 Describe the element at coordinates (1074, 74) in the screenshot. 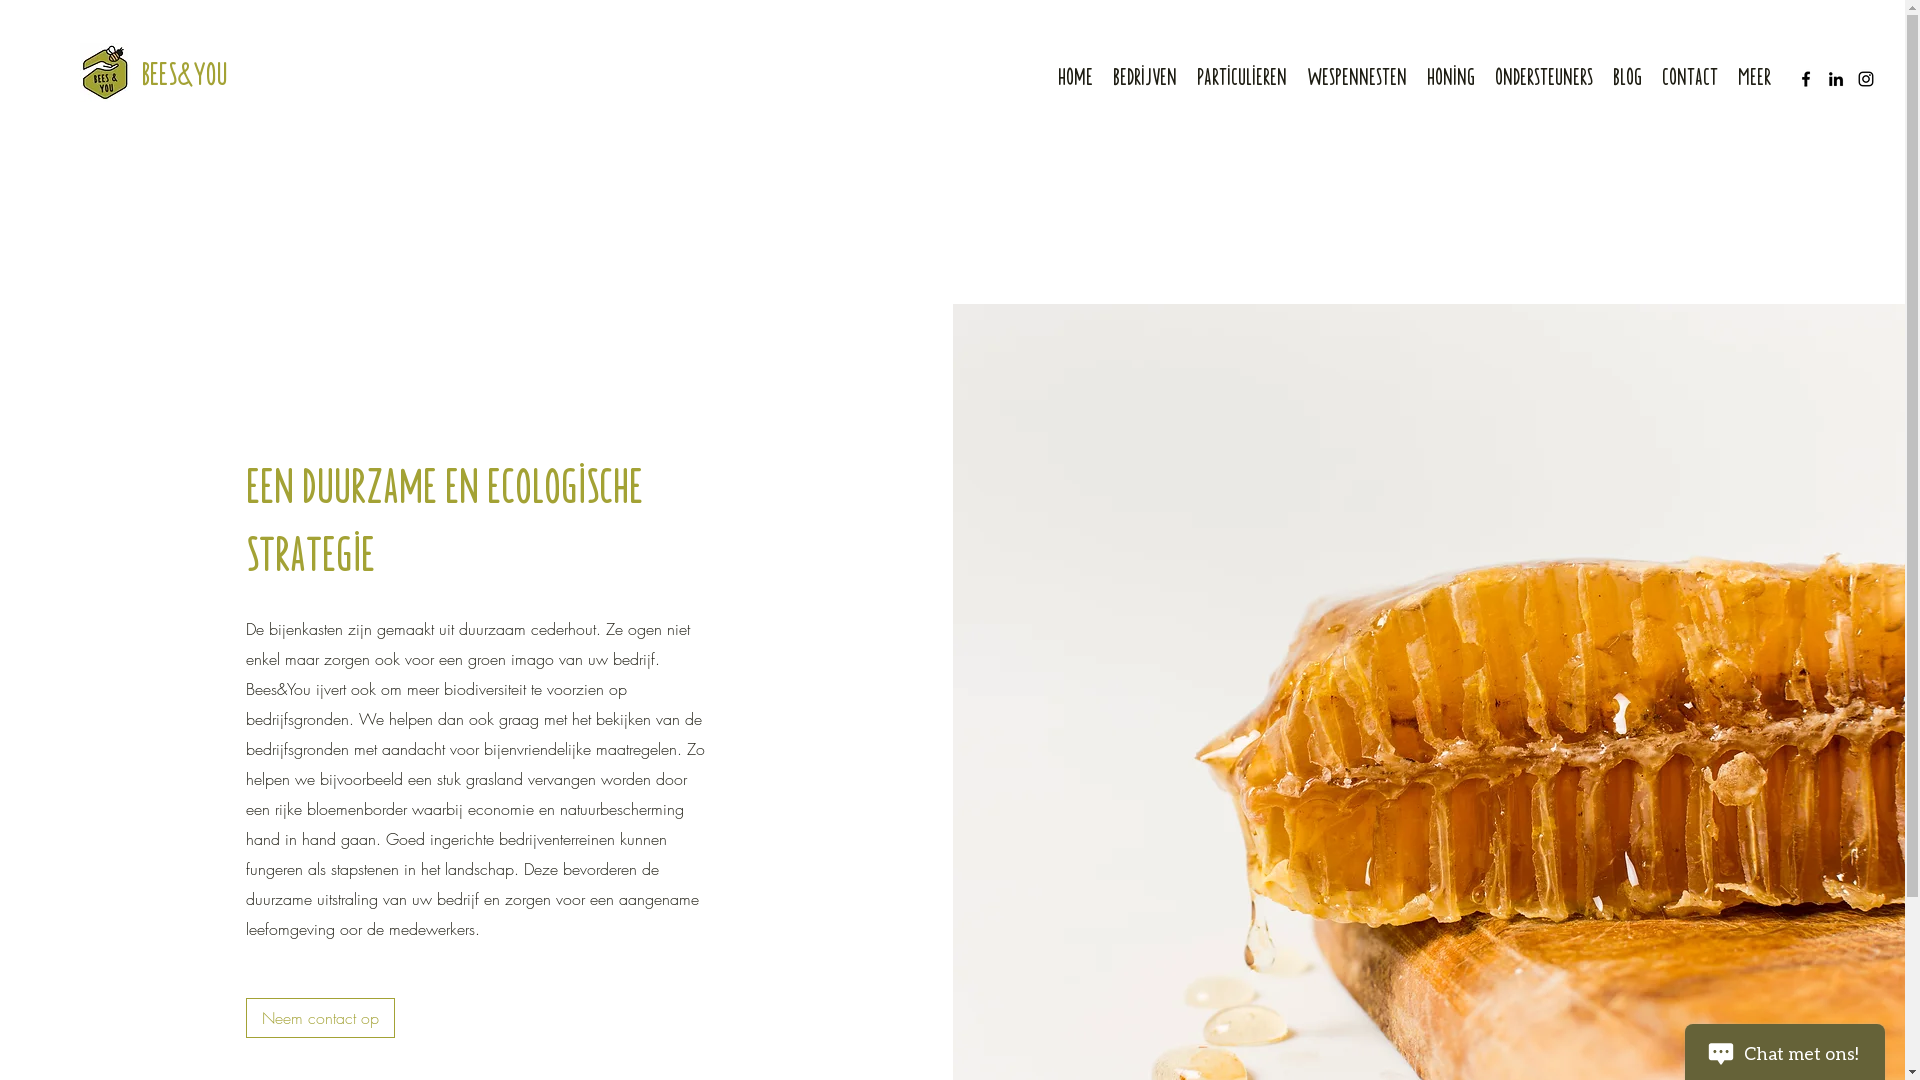

I see `'Home'` at that location.